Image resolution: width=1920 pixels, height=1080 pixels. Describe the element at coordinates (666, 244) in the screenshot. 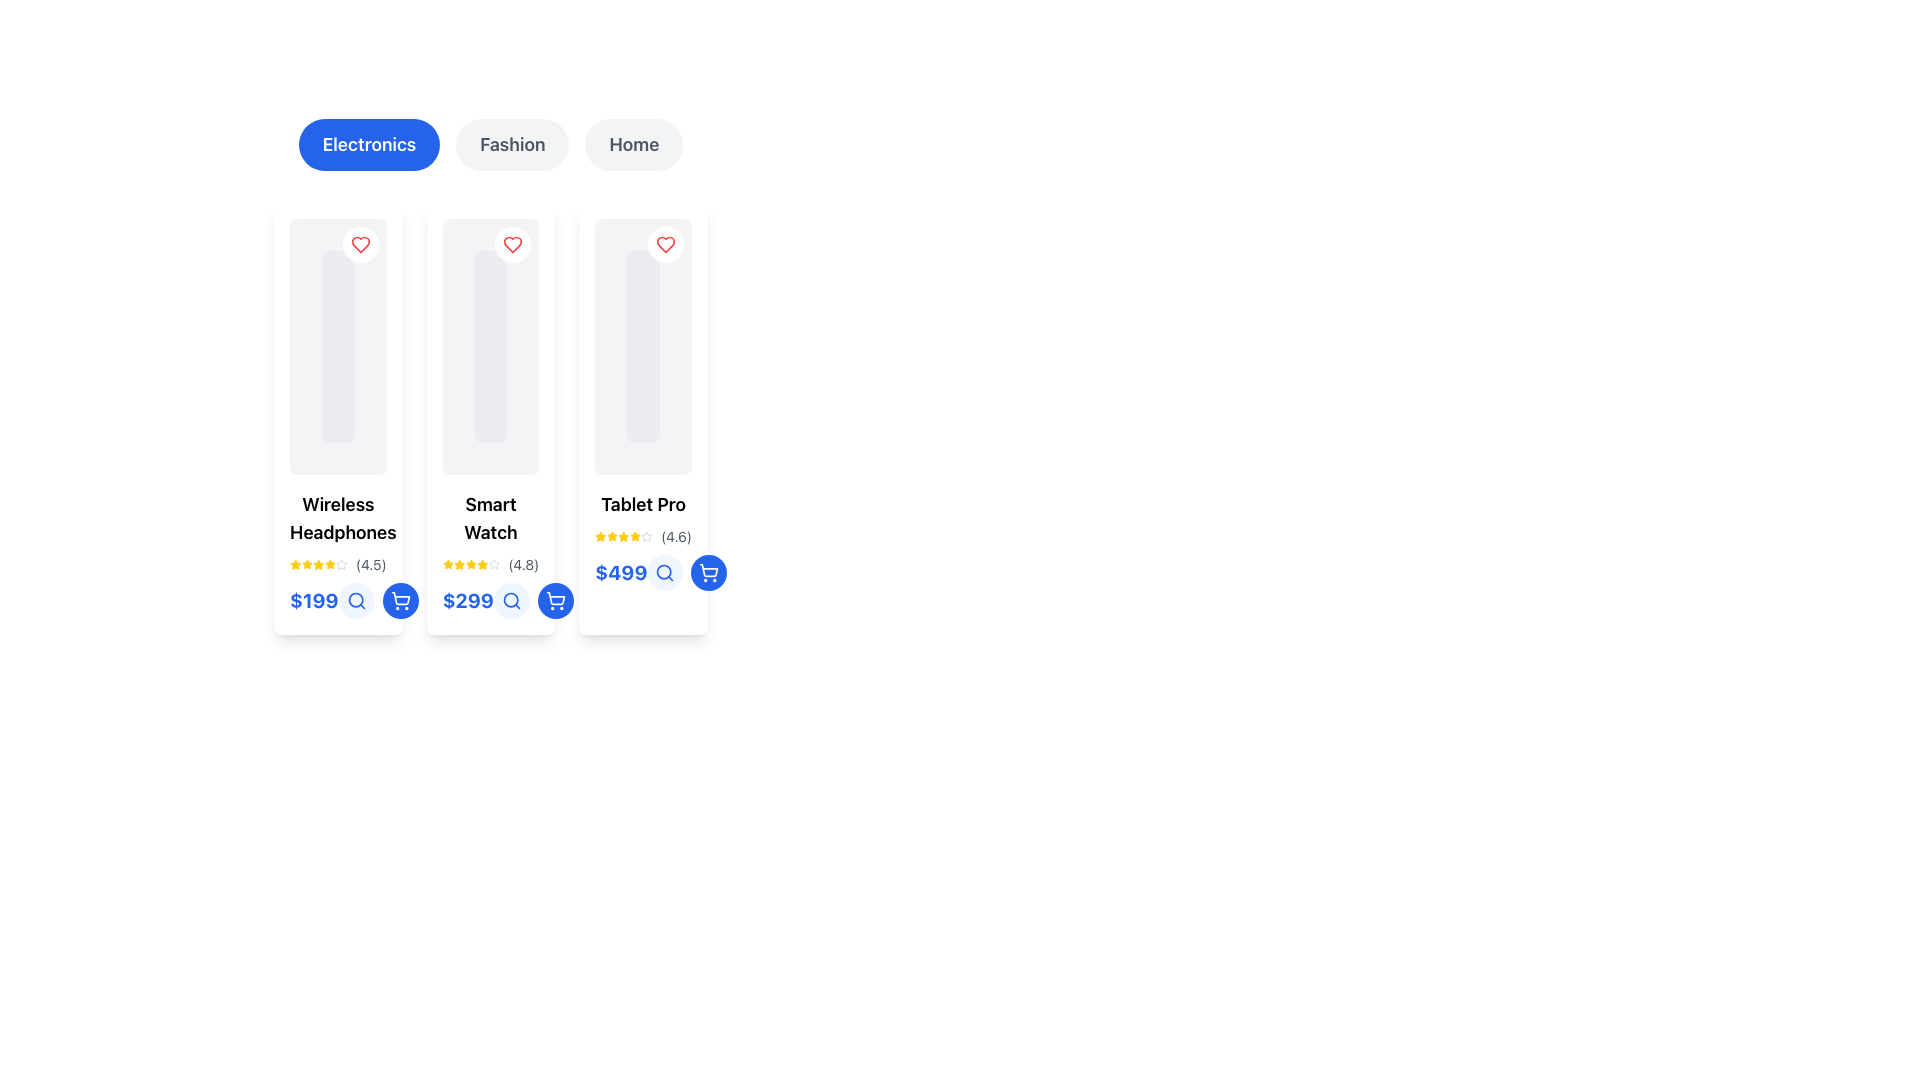

I see `the favorite icon within the circular button located at the top-right corner of the 'Tablet Pro' product card` at that location.